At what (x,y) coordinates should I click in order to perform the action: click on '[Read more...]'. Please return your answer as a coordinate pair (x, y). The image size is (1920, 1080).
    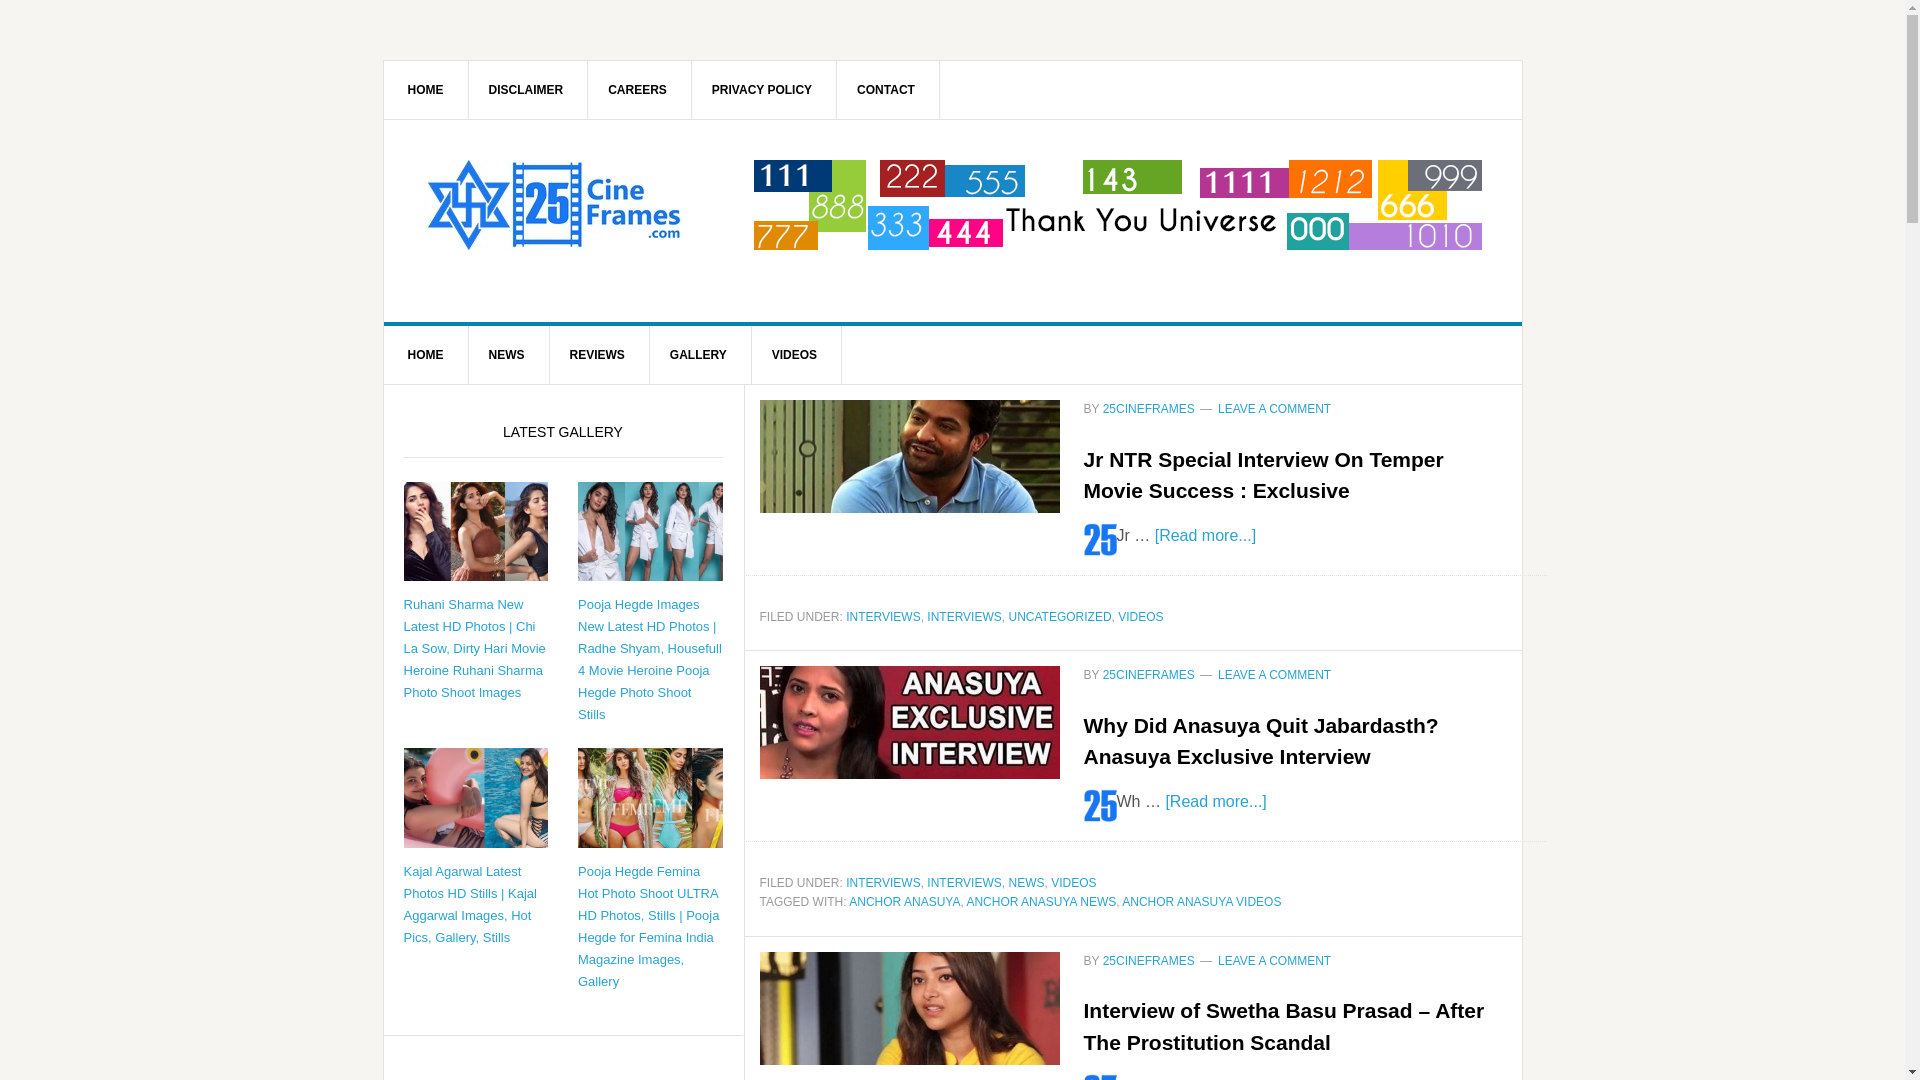
    Looking at the image, I should click on (1204, 533).